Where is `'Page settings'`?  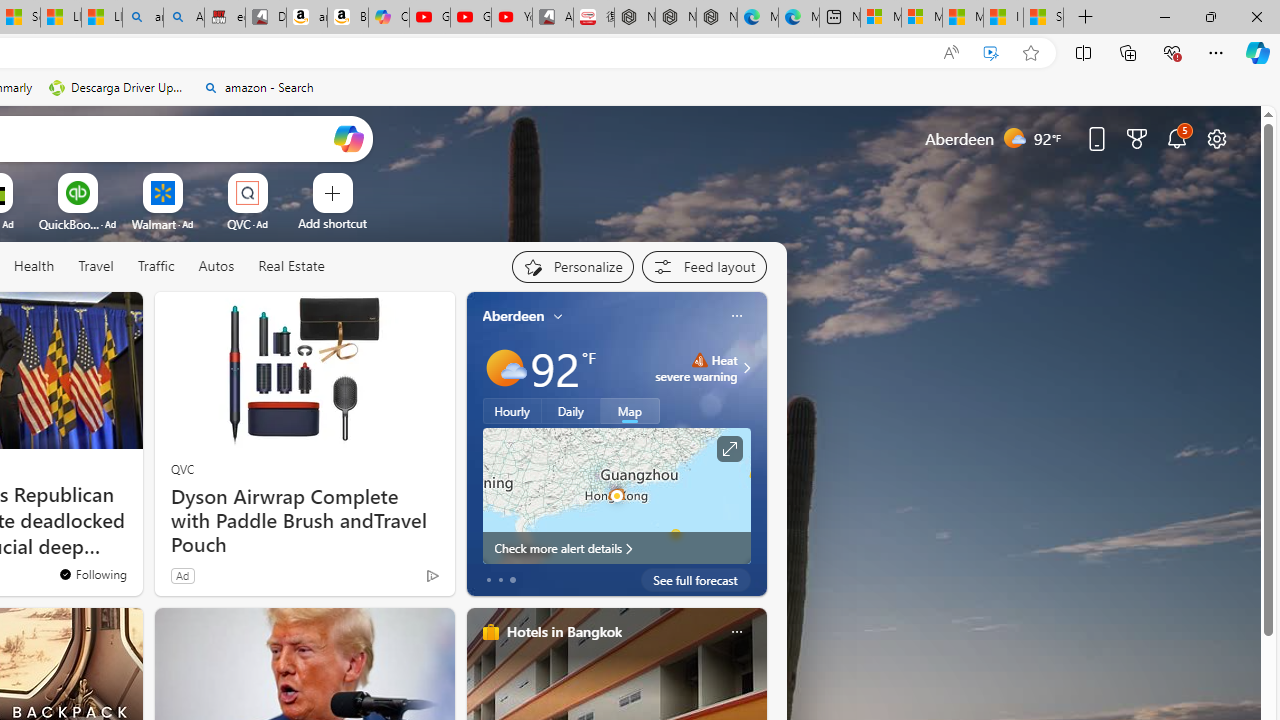 'Page settings' is located at coordinates (1215, 137).